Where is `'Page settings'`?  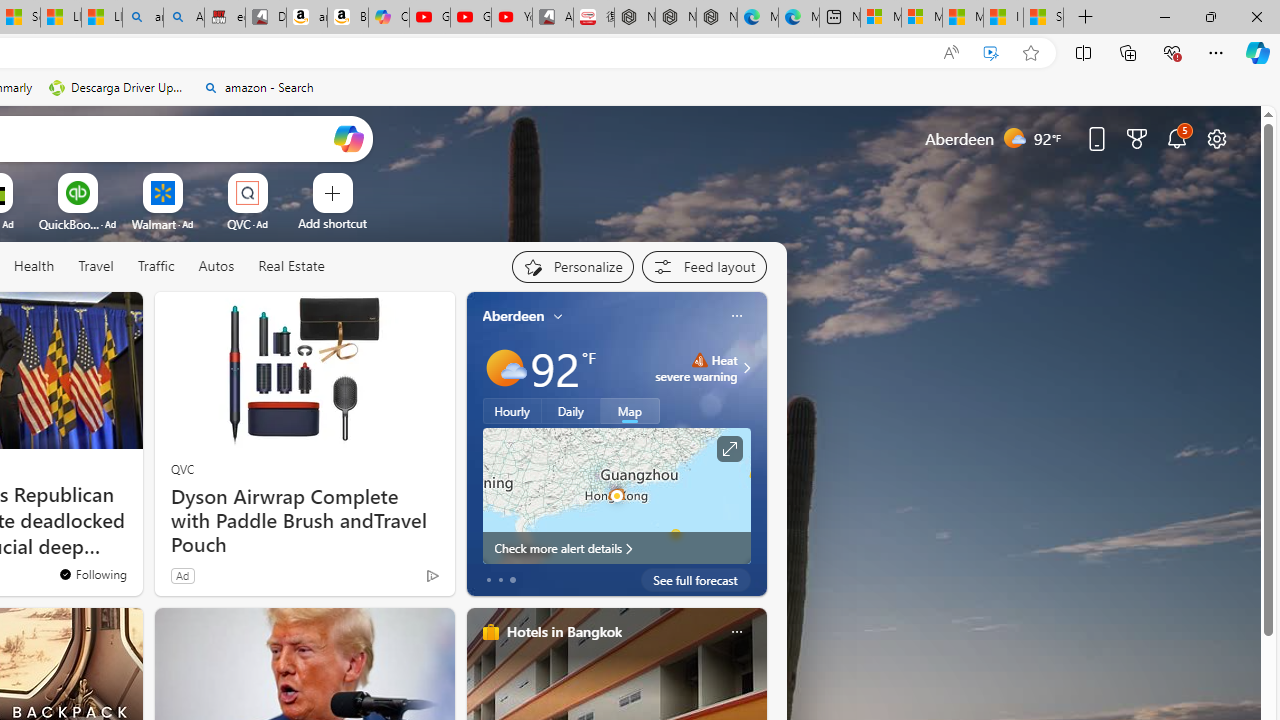 'Page settings' is located at coordinates (1215, 137).